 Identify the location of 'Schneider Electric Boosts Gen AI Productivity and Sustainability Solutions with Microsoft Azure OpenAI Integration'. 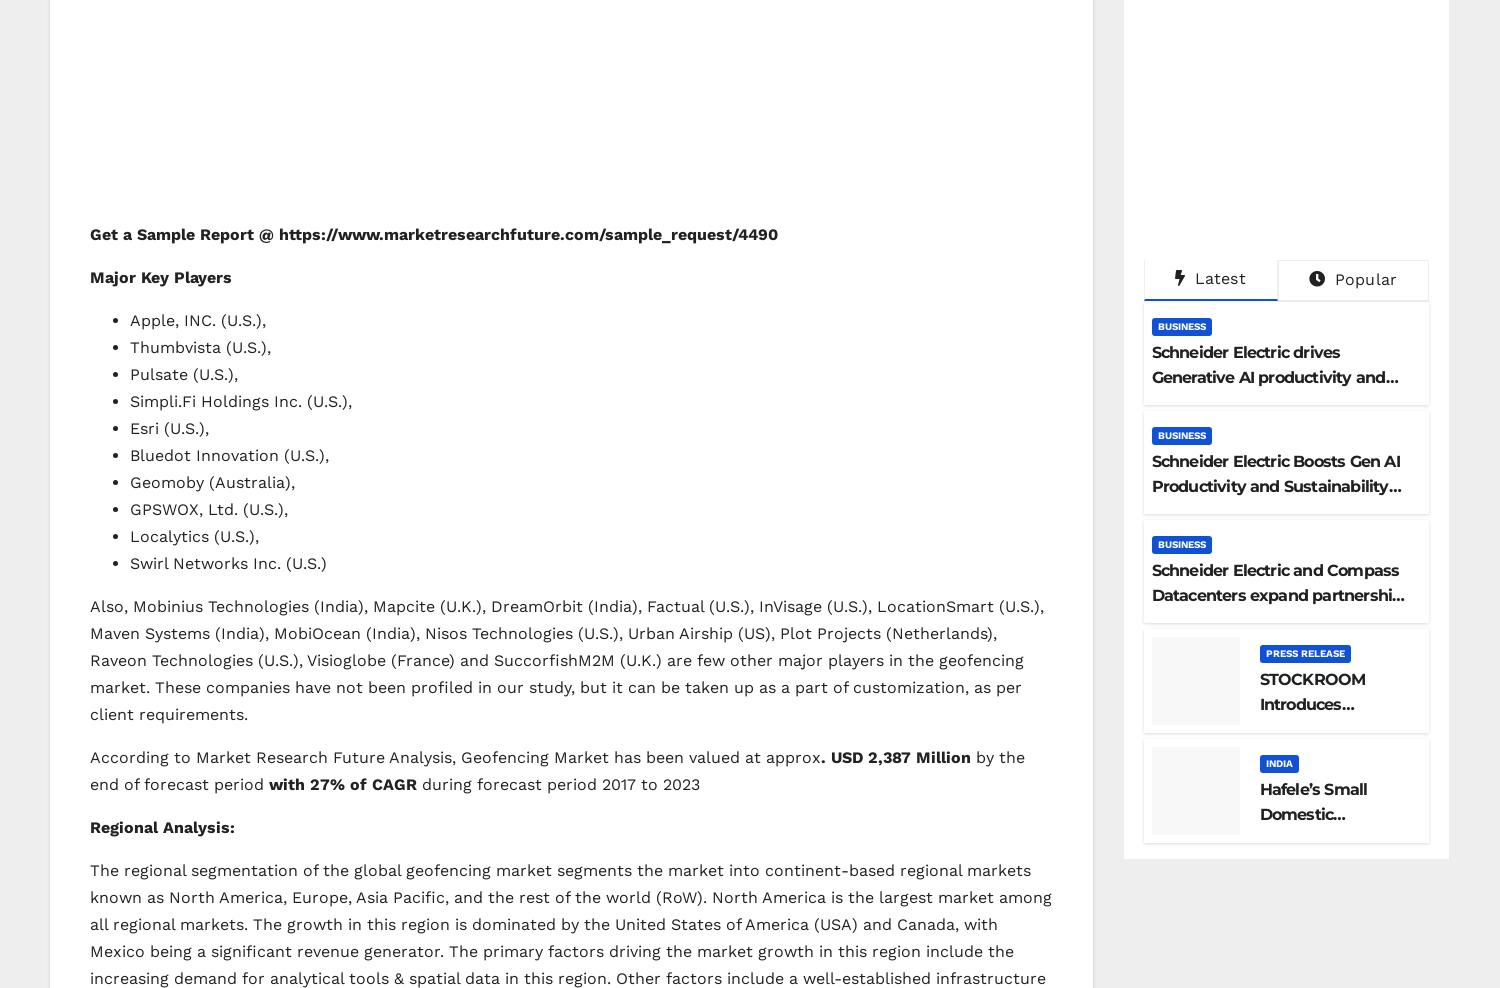
(1150, 496).